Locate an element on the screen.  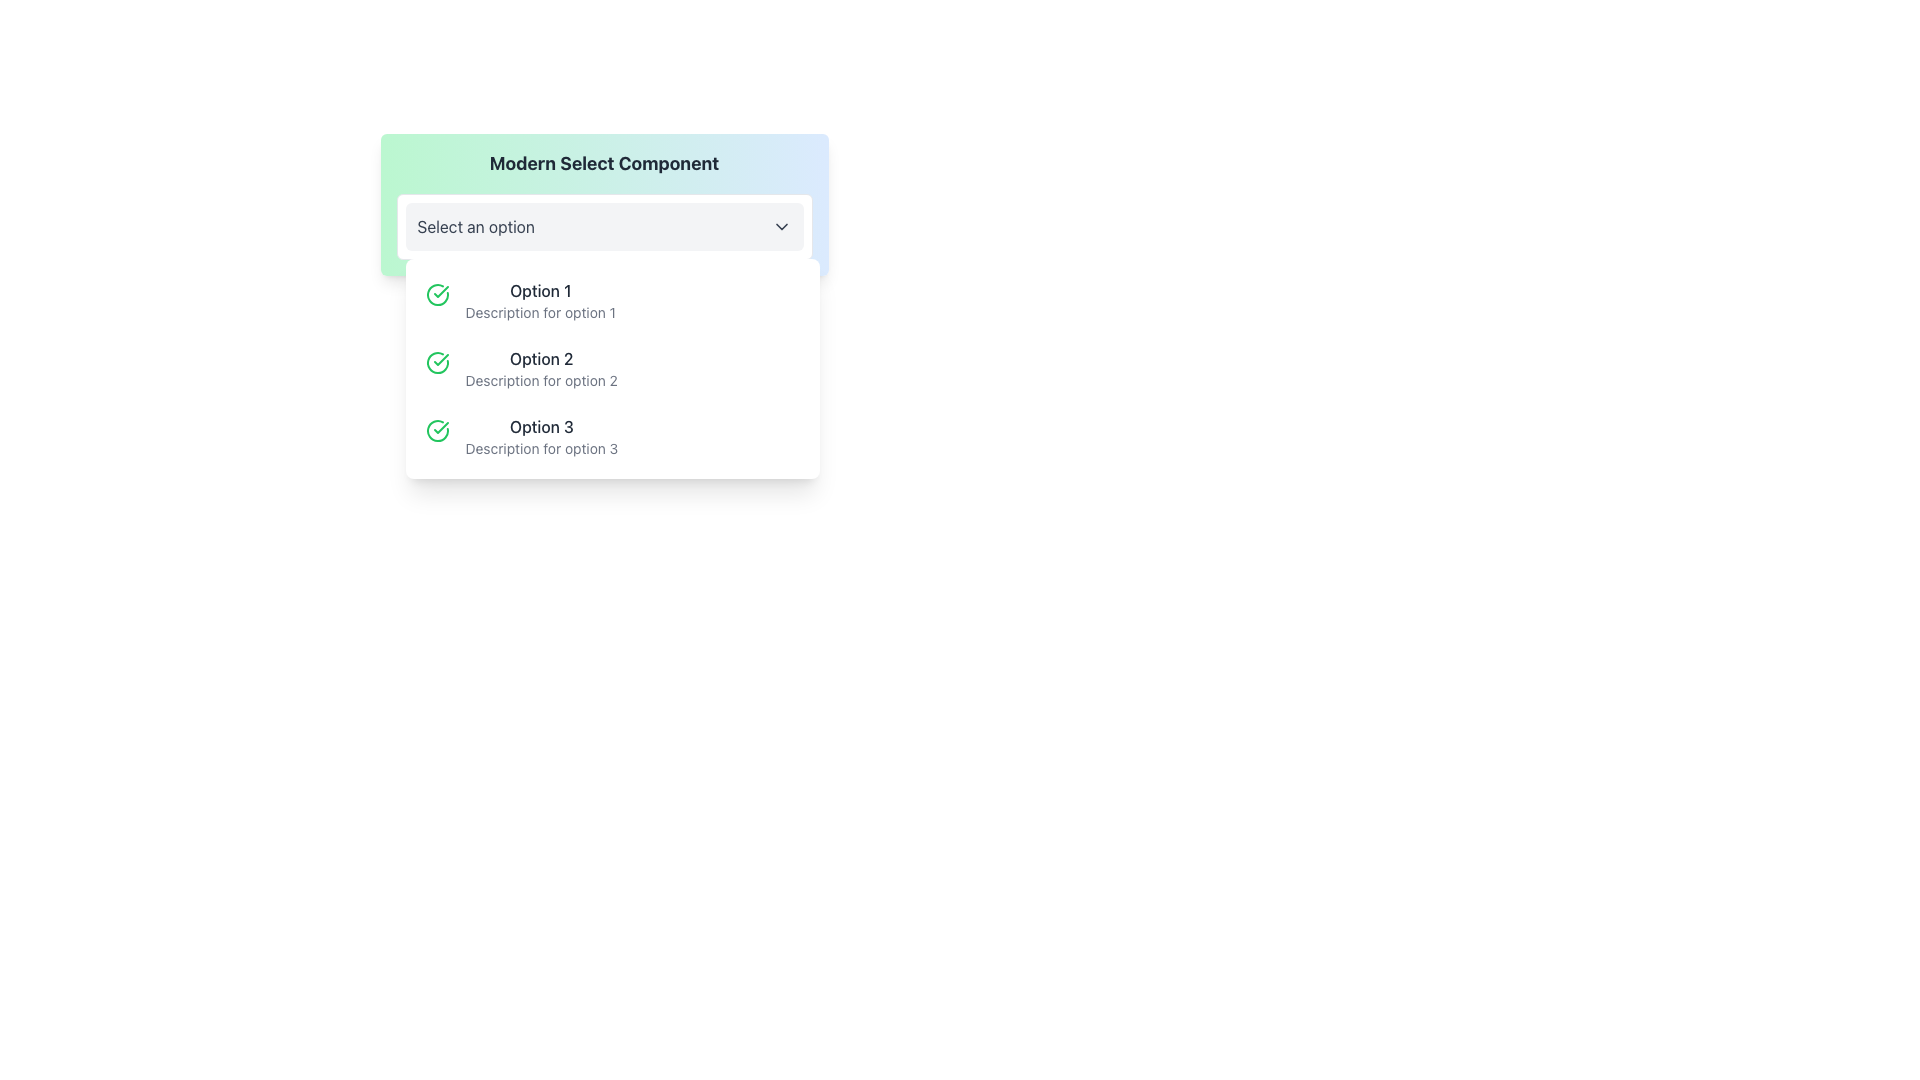
the text label displaying 'Option 2', which is the second option in a dropdown list, located between 'Option 1' and 'Option 3' is located at coordinates (541, 357).